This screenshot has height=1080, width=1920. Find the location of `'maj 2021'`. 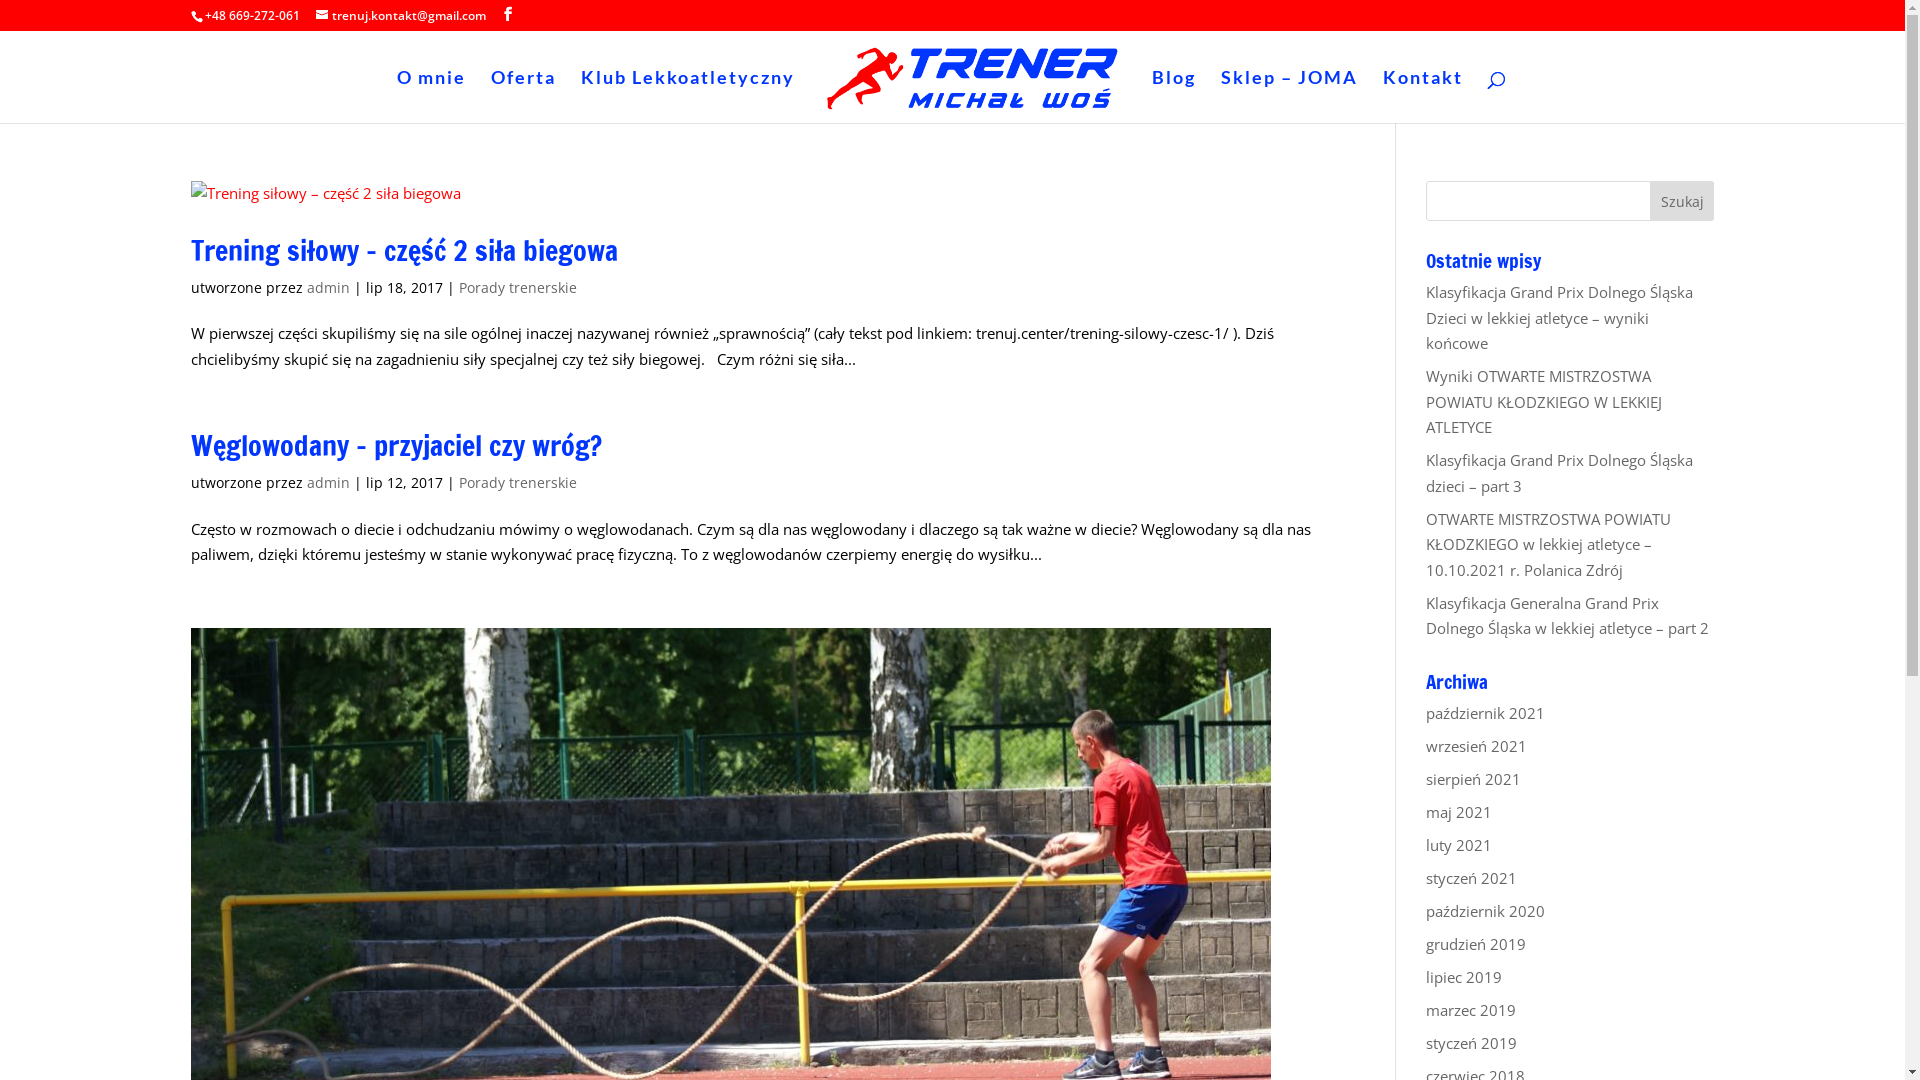

'maj 2021' is located at coordinates (1424, 812).